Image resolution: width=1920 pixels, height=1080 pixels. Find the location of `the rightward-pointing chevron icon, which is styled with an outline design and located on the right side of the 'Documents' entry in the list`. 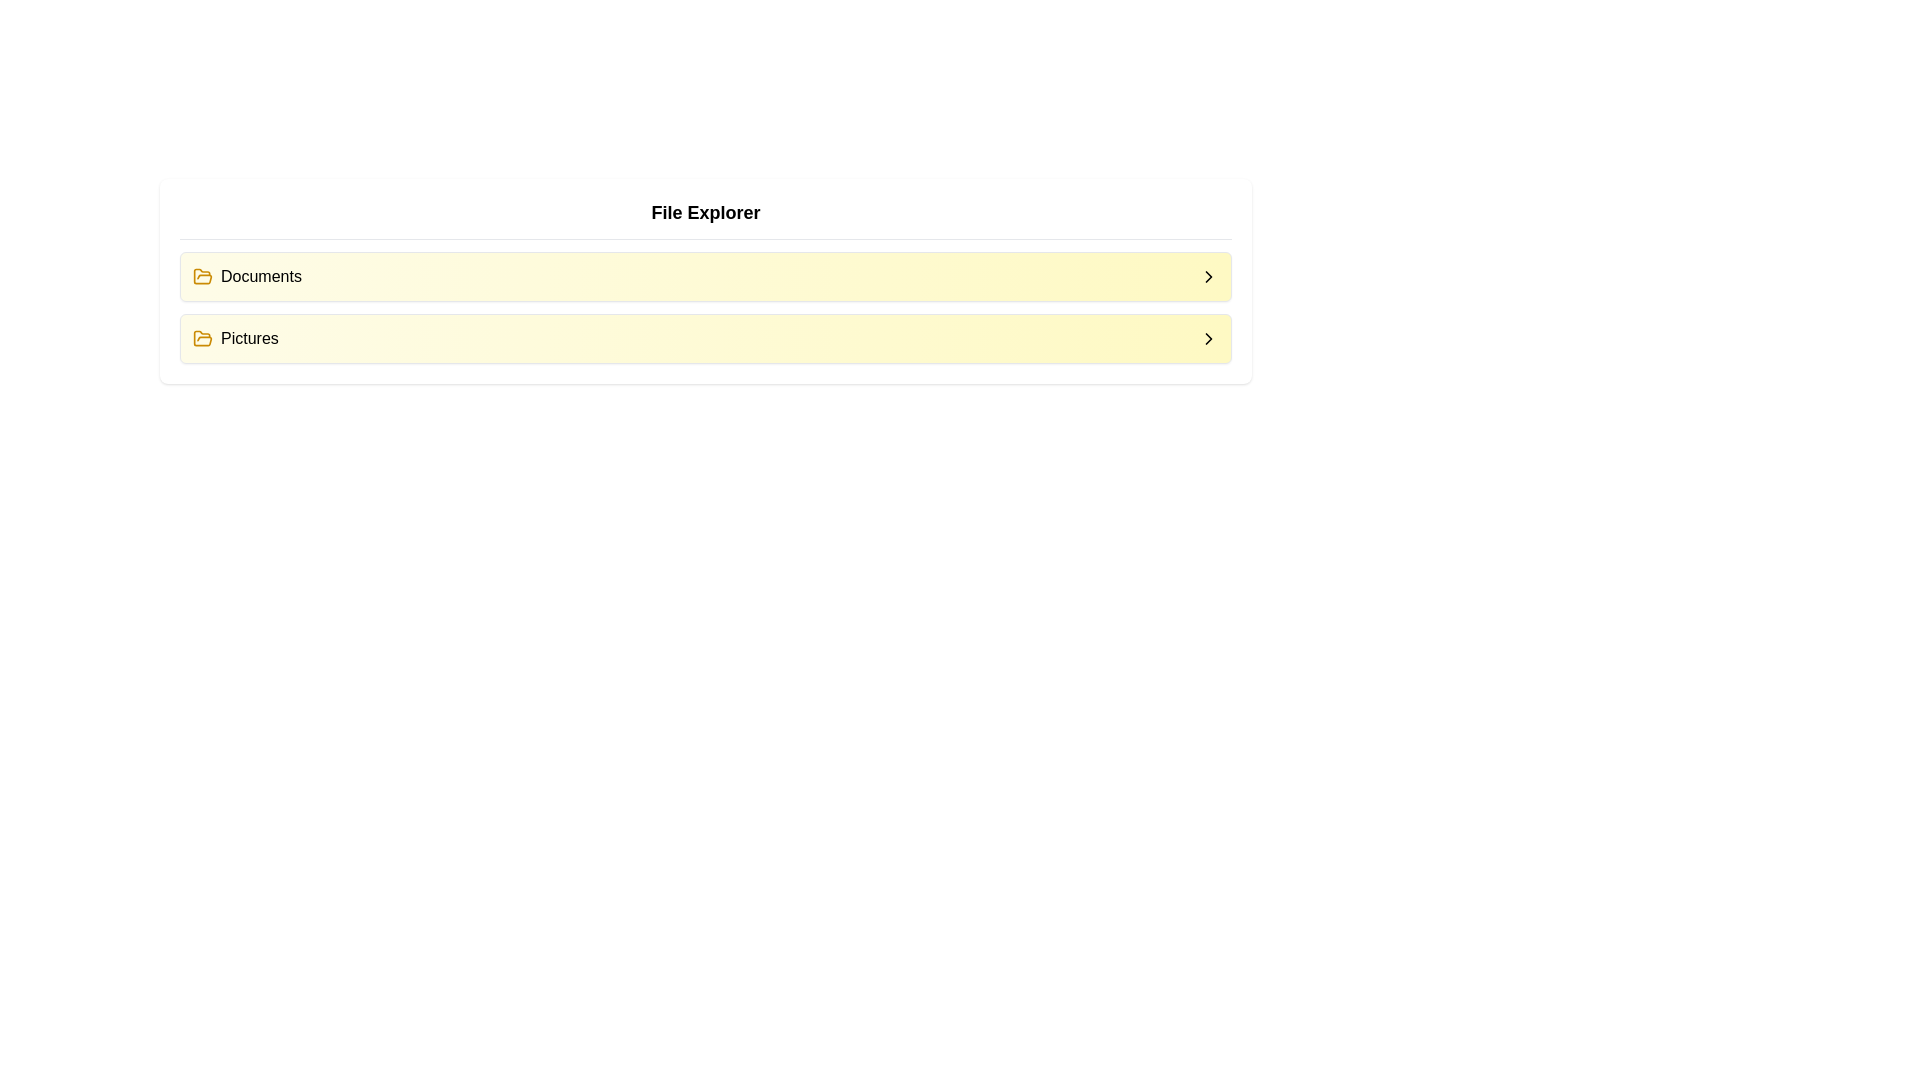

the rightward-pointing chevron icon, which is styled with an outline design and located on the right side of the 'Documents' entry in the list is located at coordinates (1208, 277).